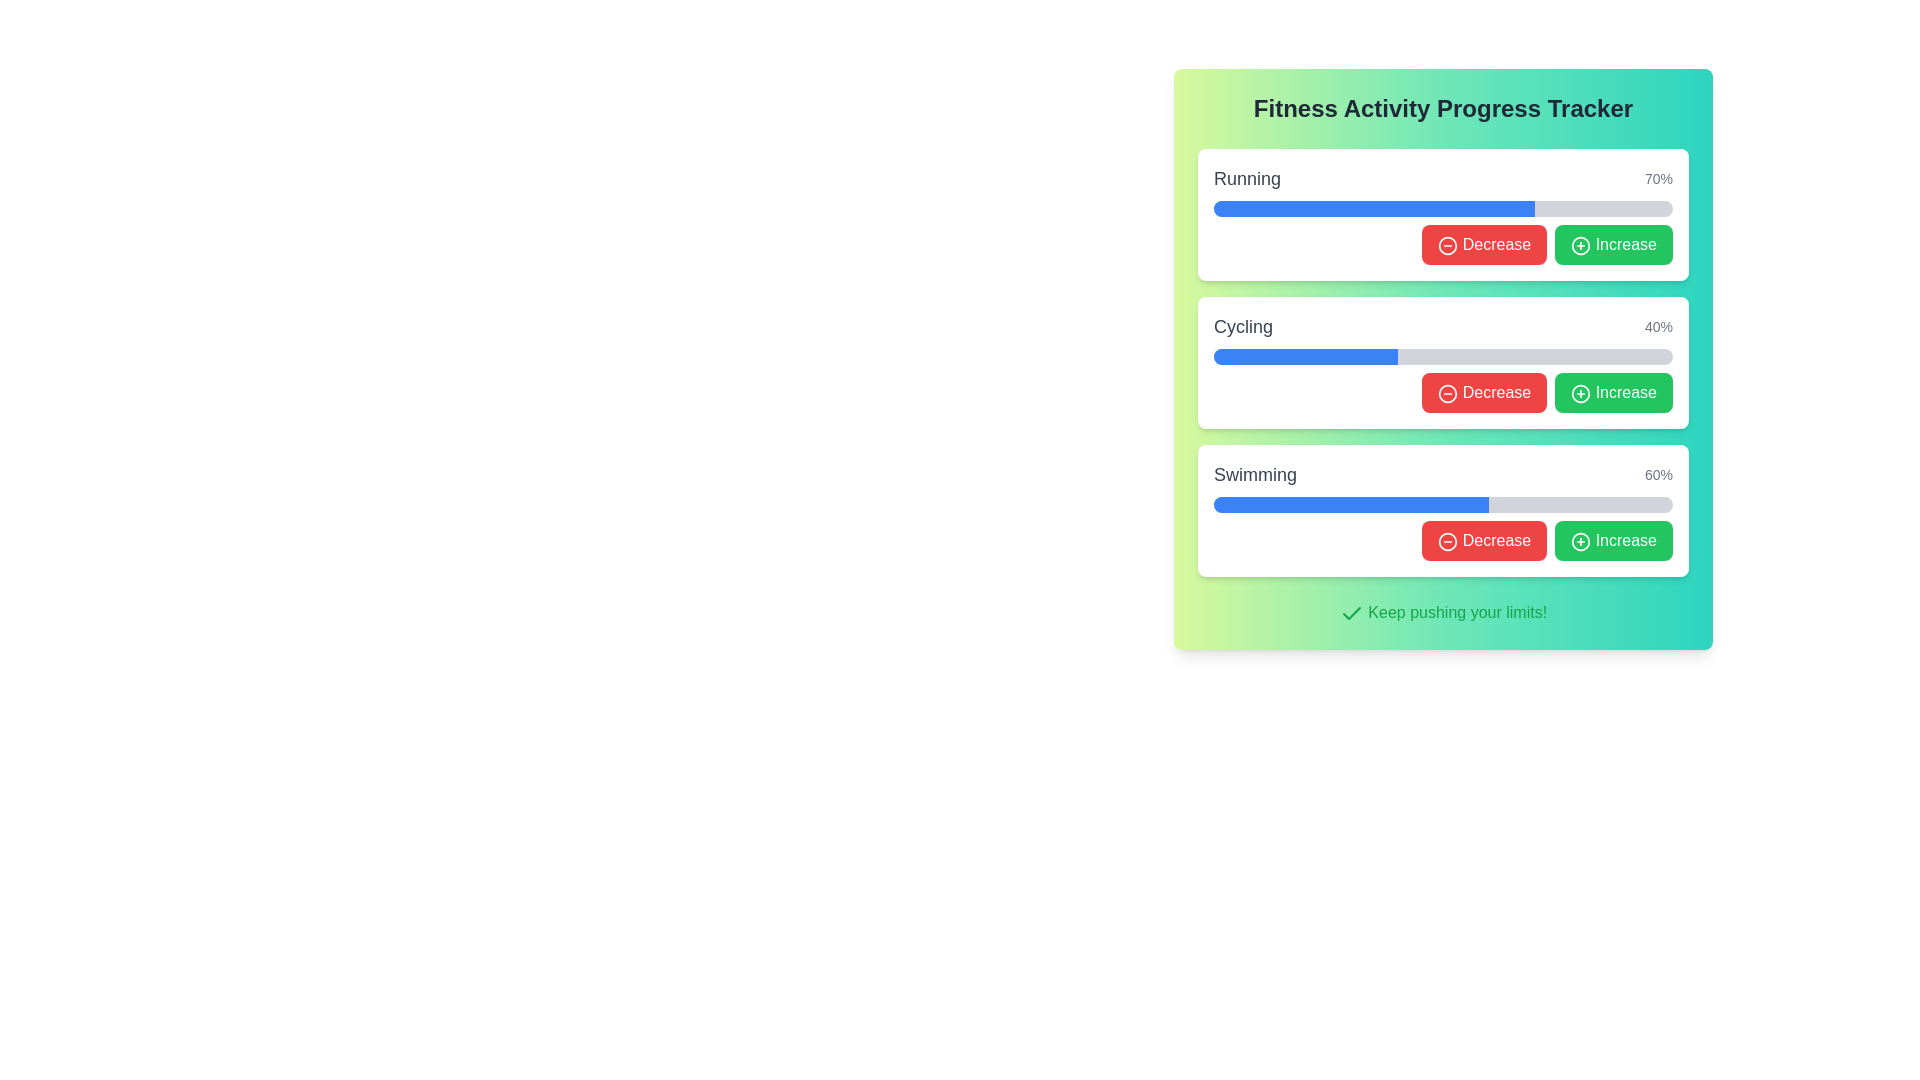 The height and width of the screenshot is (1080, 1920). What do you see at coordinates (1443, 504) in the screenshot?
I see `the progress bar representing 60% completion in the Swimming activity tracker, located in the third section of the Fitness Activity Progress Tracker interface` at bounding box center [1443, 504].